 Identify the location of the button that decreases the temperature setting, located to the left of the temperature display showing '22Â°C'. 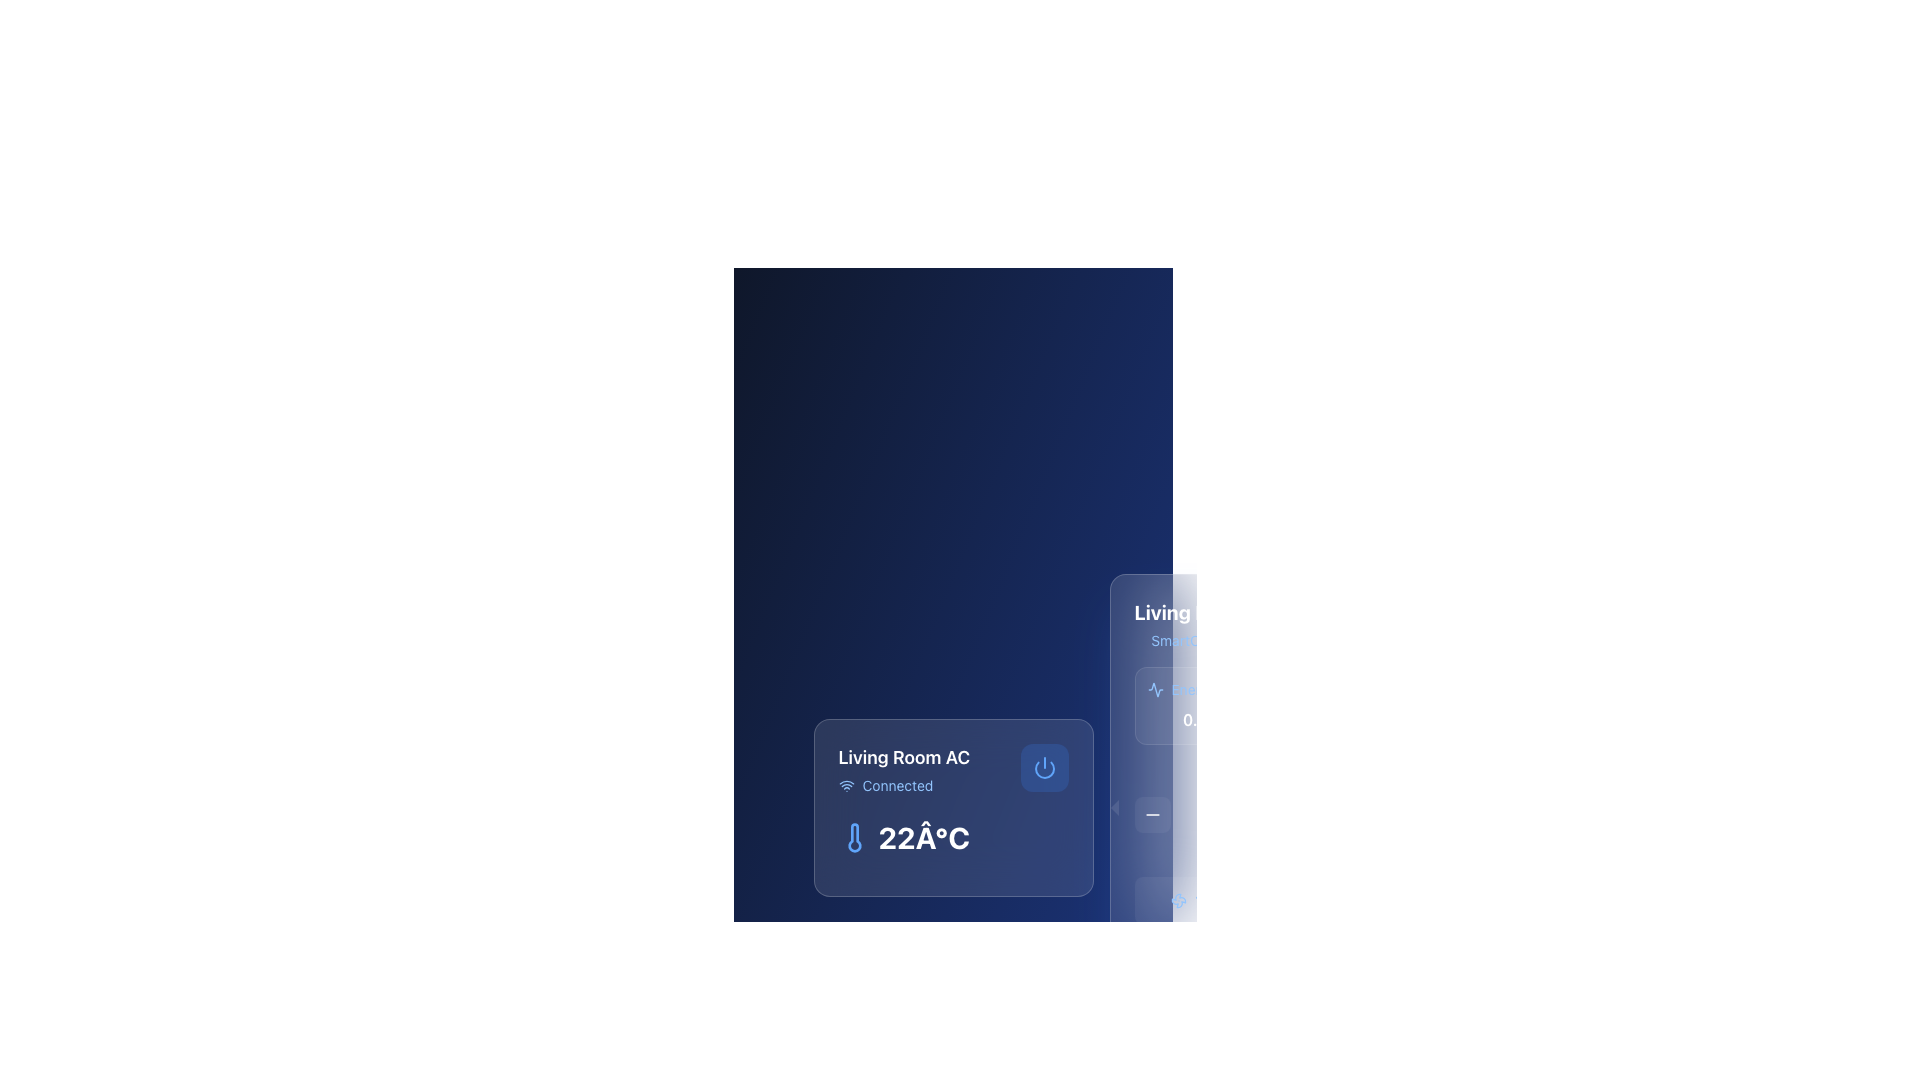
(1299, 814).